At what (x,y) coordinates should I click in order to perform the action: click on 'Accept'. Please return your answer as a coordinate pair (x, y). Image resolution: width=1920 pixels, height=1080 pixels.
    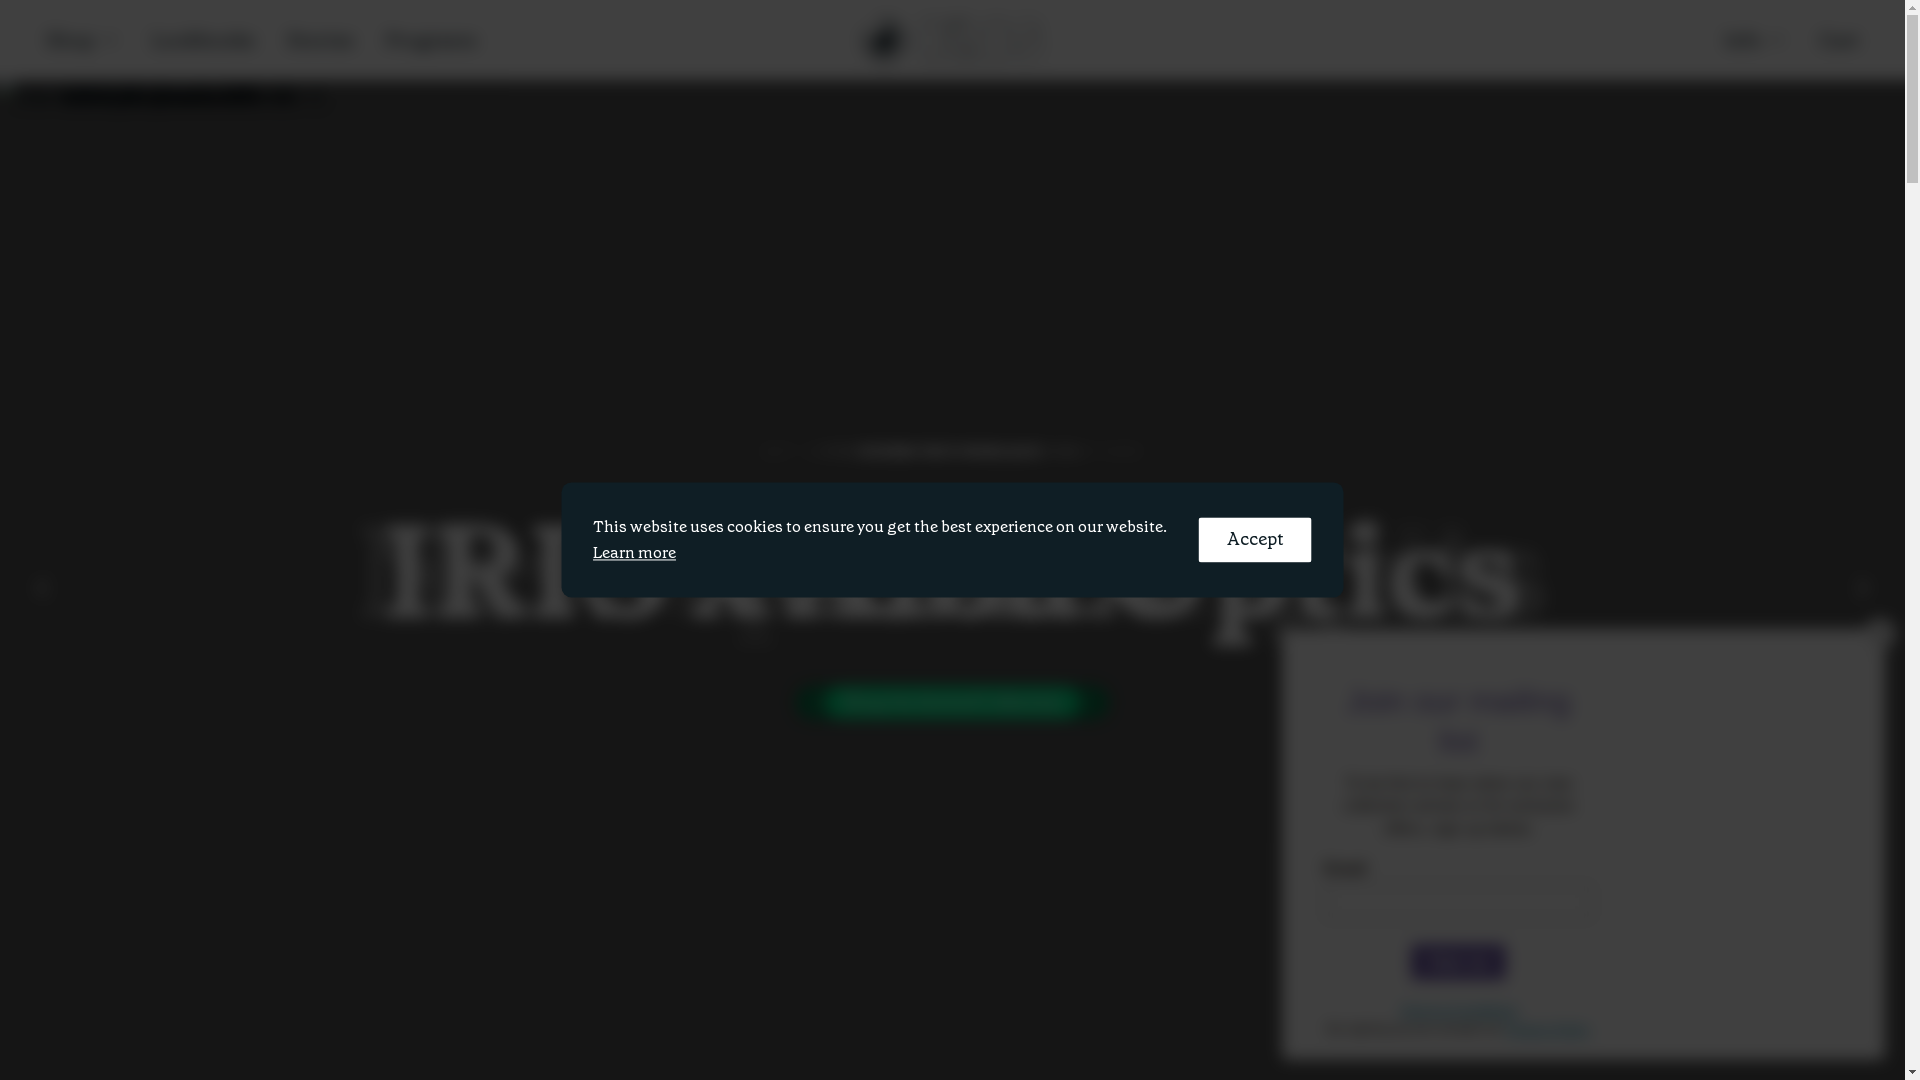
    Looking at the image, I should click on (1199, 540).